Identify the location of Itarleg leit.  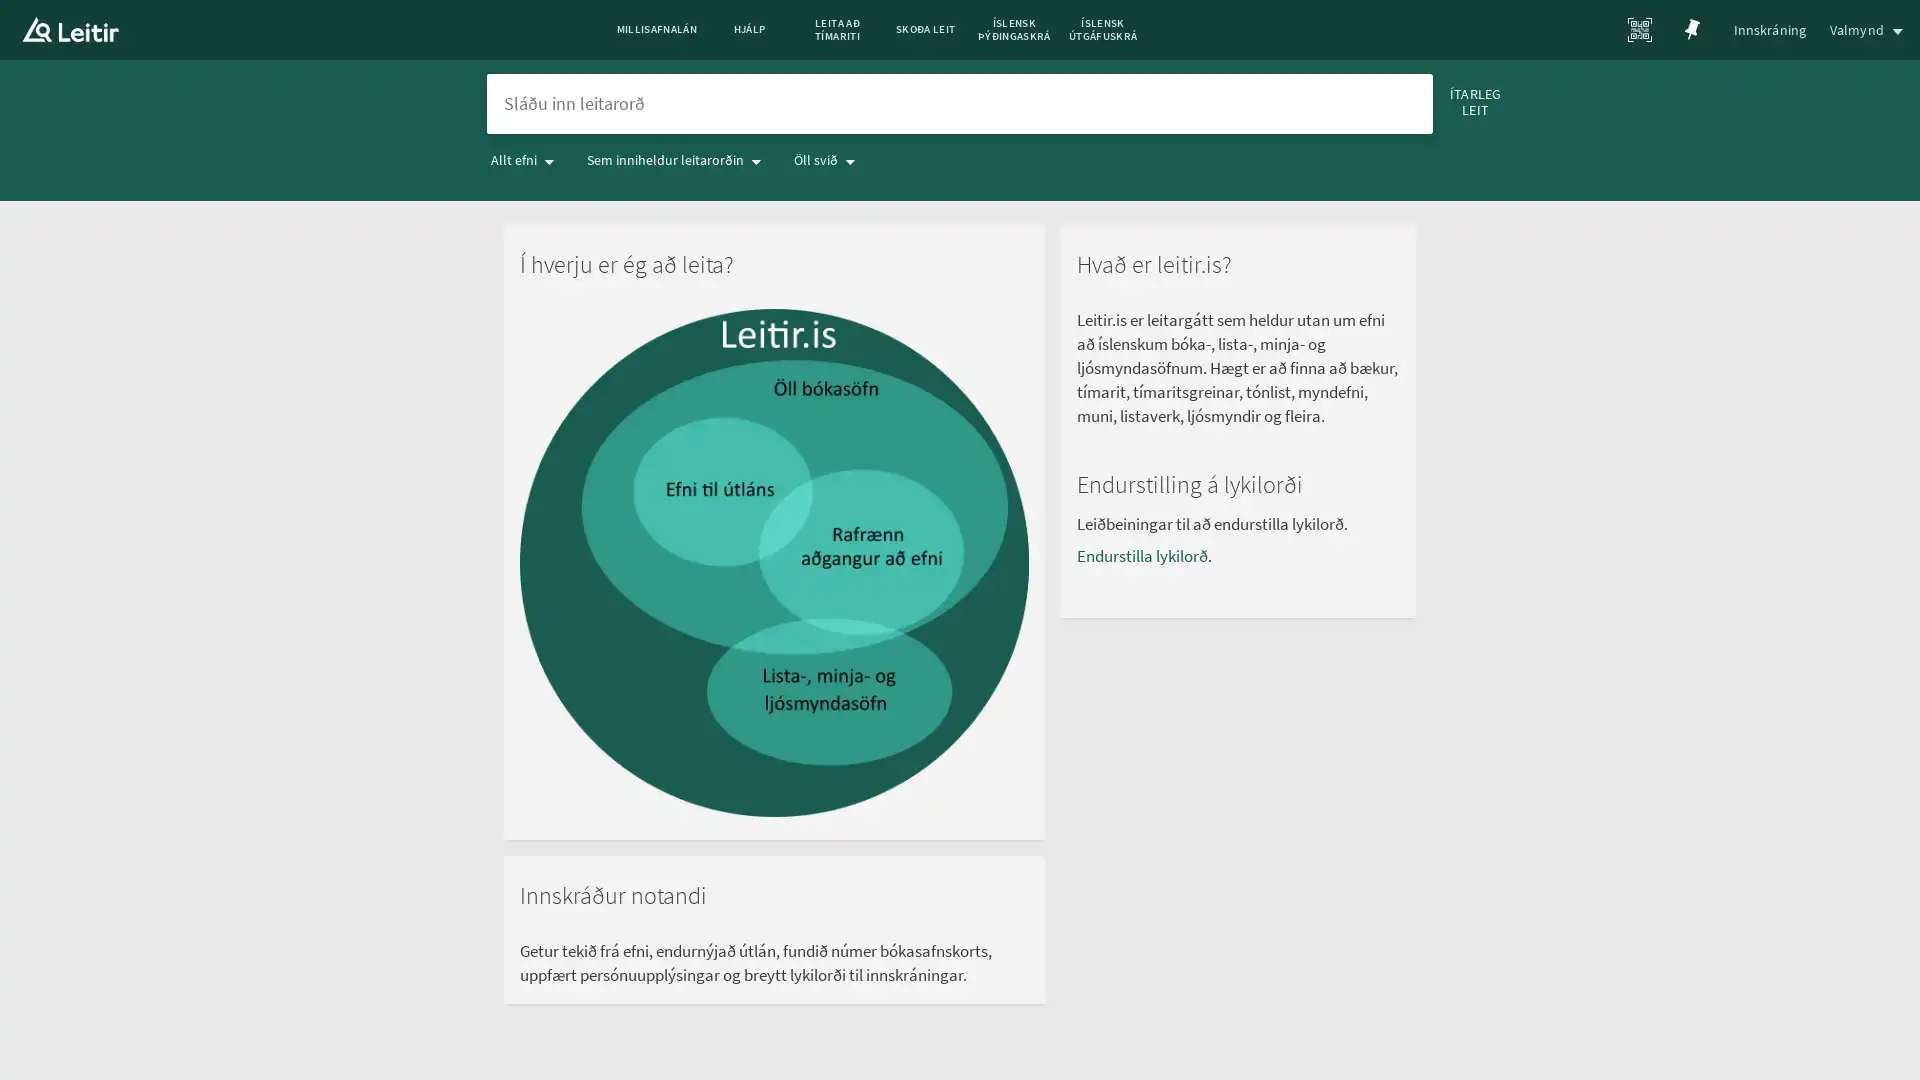
(1497, 111).